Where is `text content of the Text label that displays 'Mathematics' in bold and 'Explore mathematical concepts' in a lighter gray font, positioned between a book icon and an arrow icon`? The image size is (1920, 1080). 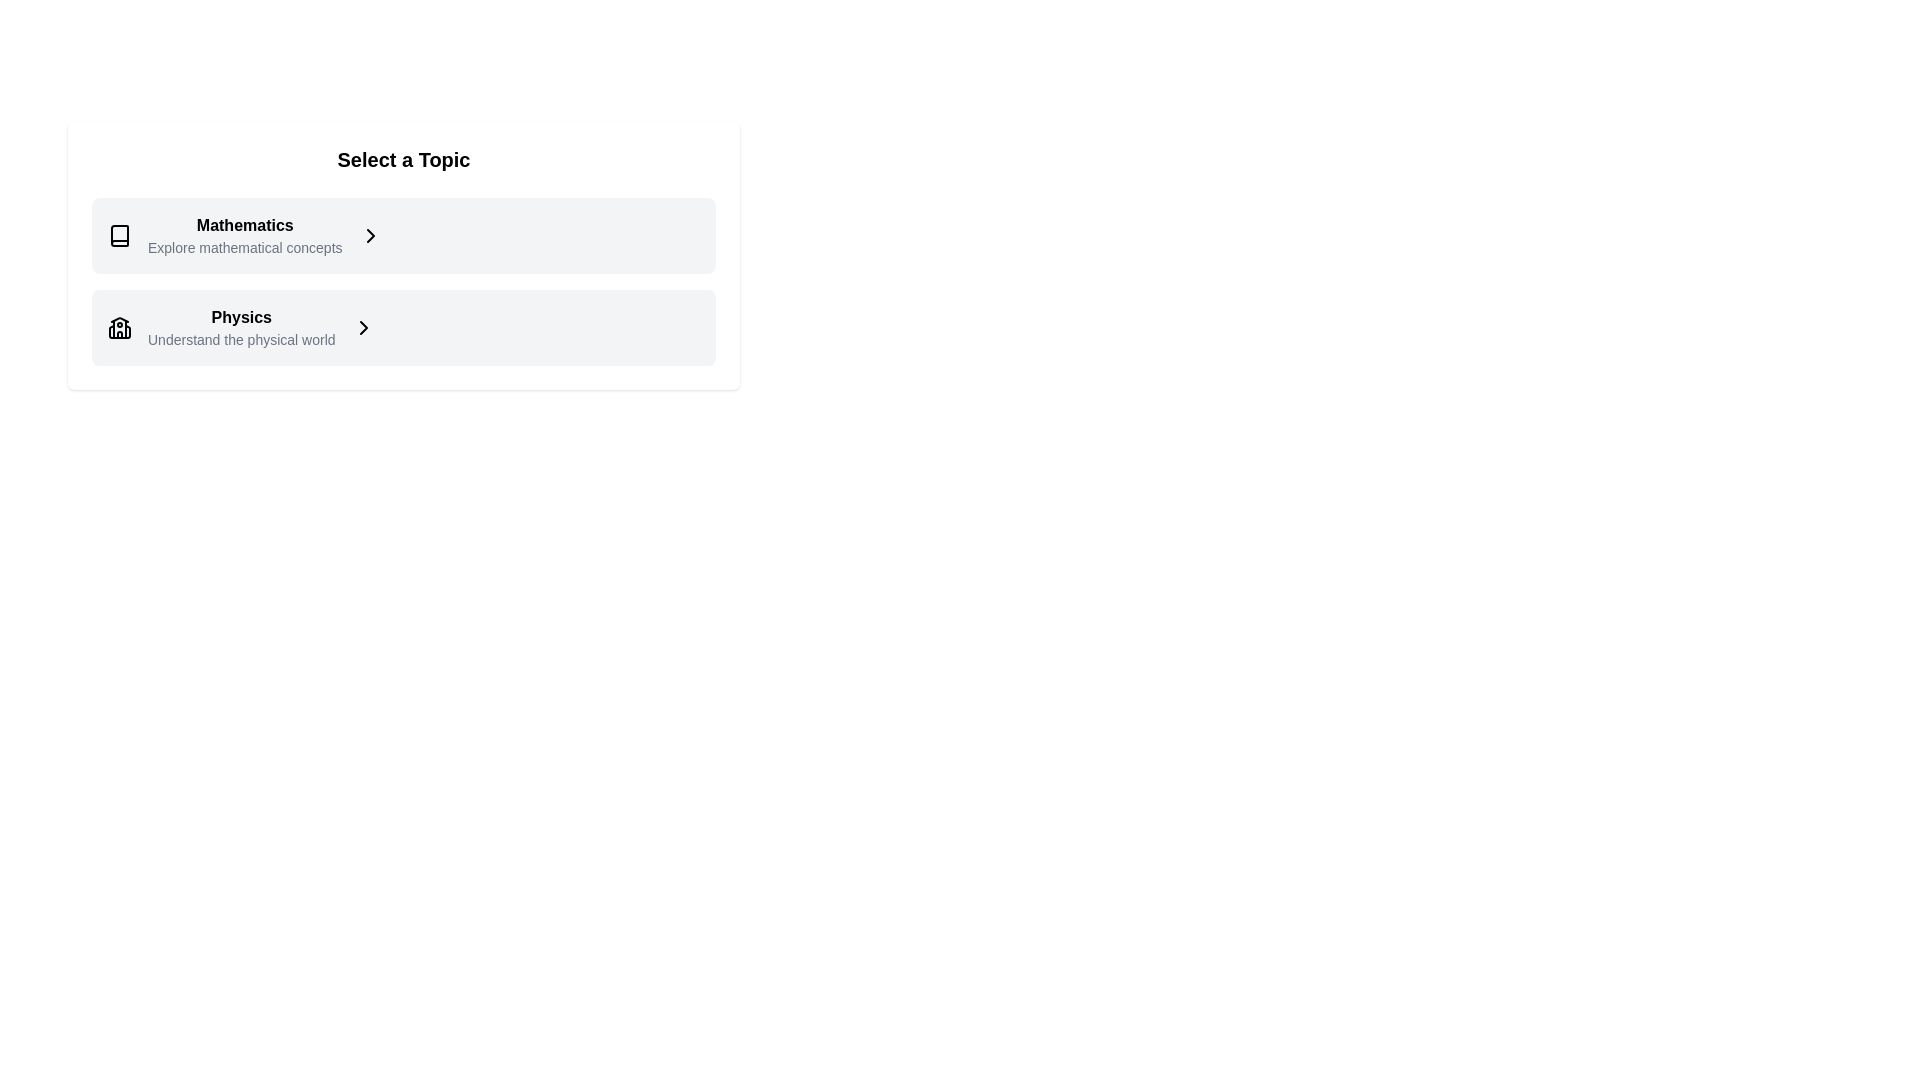
text content of the Text label that displays 'Mathematics' in bold and 'Explore mathematical concepts' in a lighter gray font, positioned between a book icon and an arrow icon is located at coordinates (244, 234).